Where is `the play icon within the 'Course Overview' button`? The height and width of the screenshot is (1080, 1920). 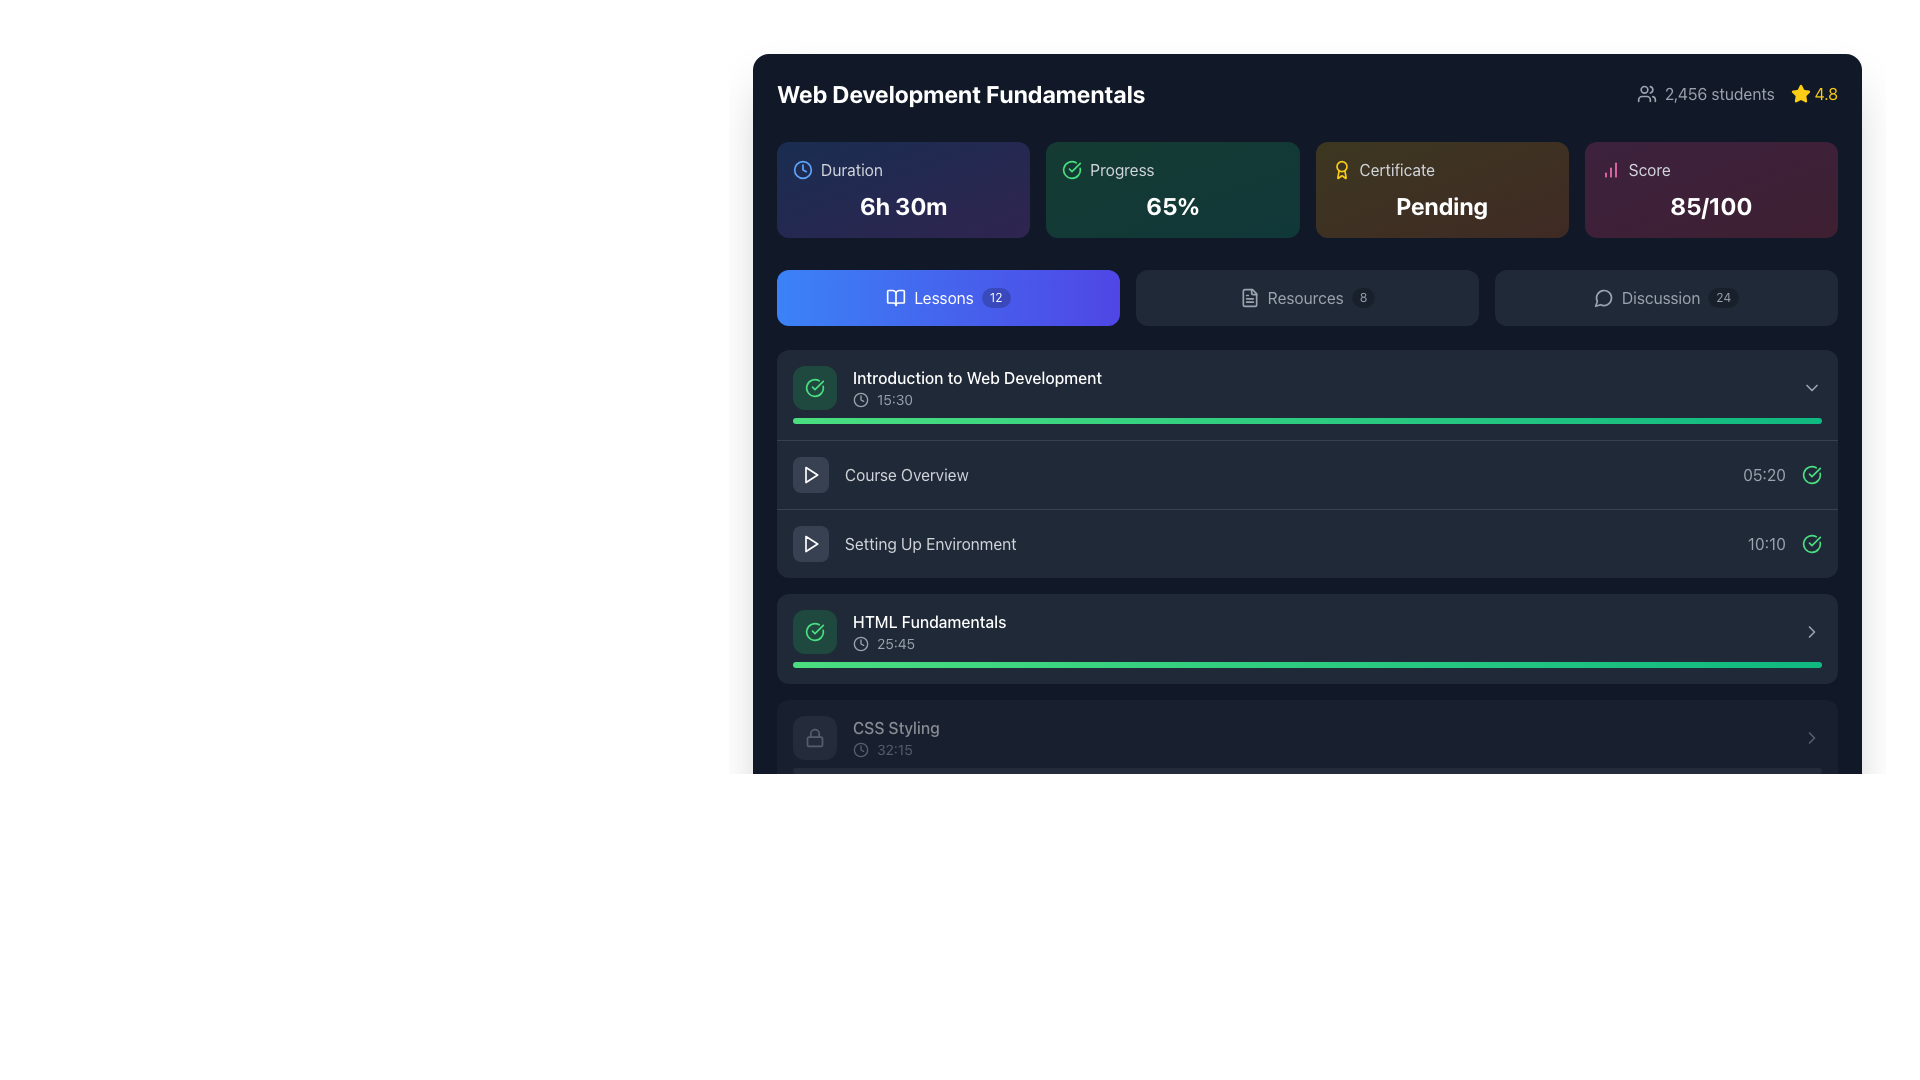
the play icon within the 'Course Overview' button is located at coordinates (811, 474).